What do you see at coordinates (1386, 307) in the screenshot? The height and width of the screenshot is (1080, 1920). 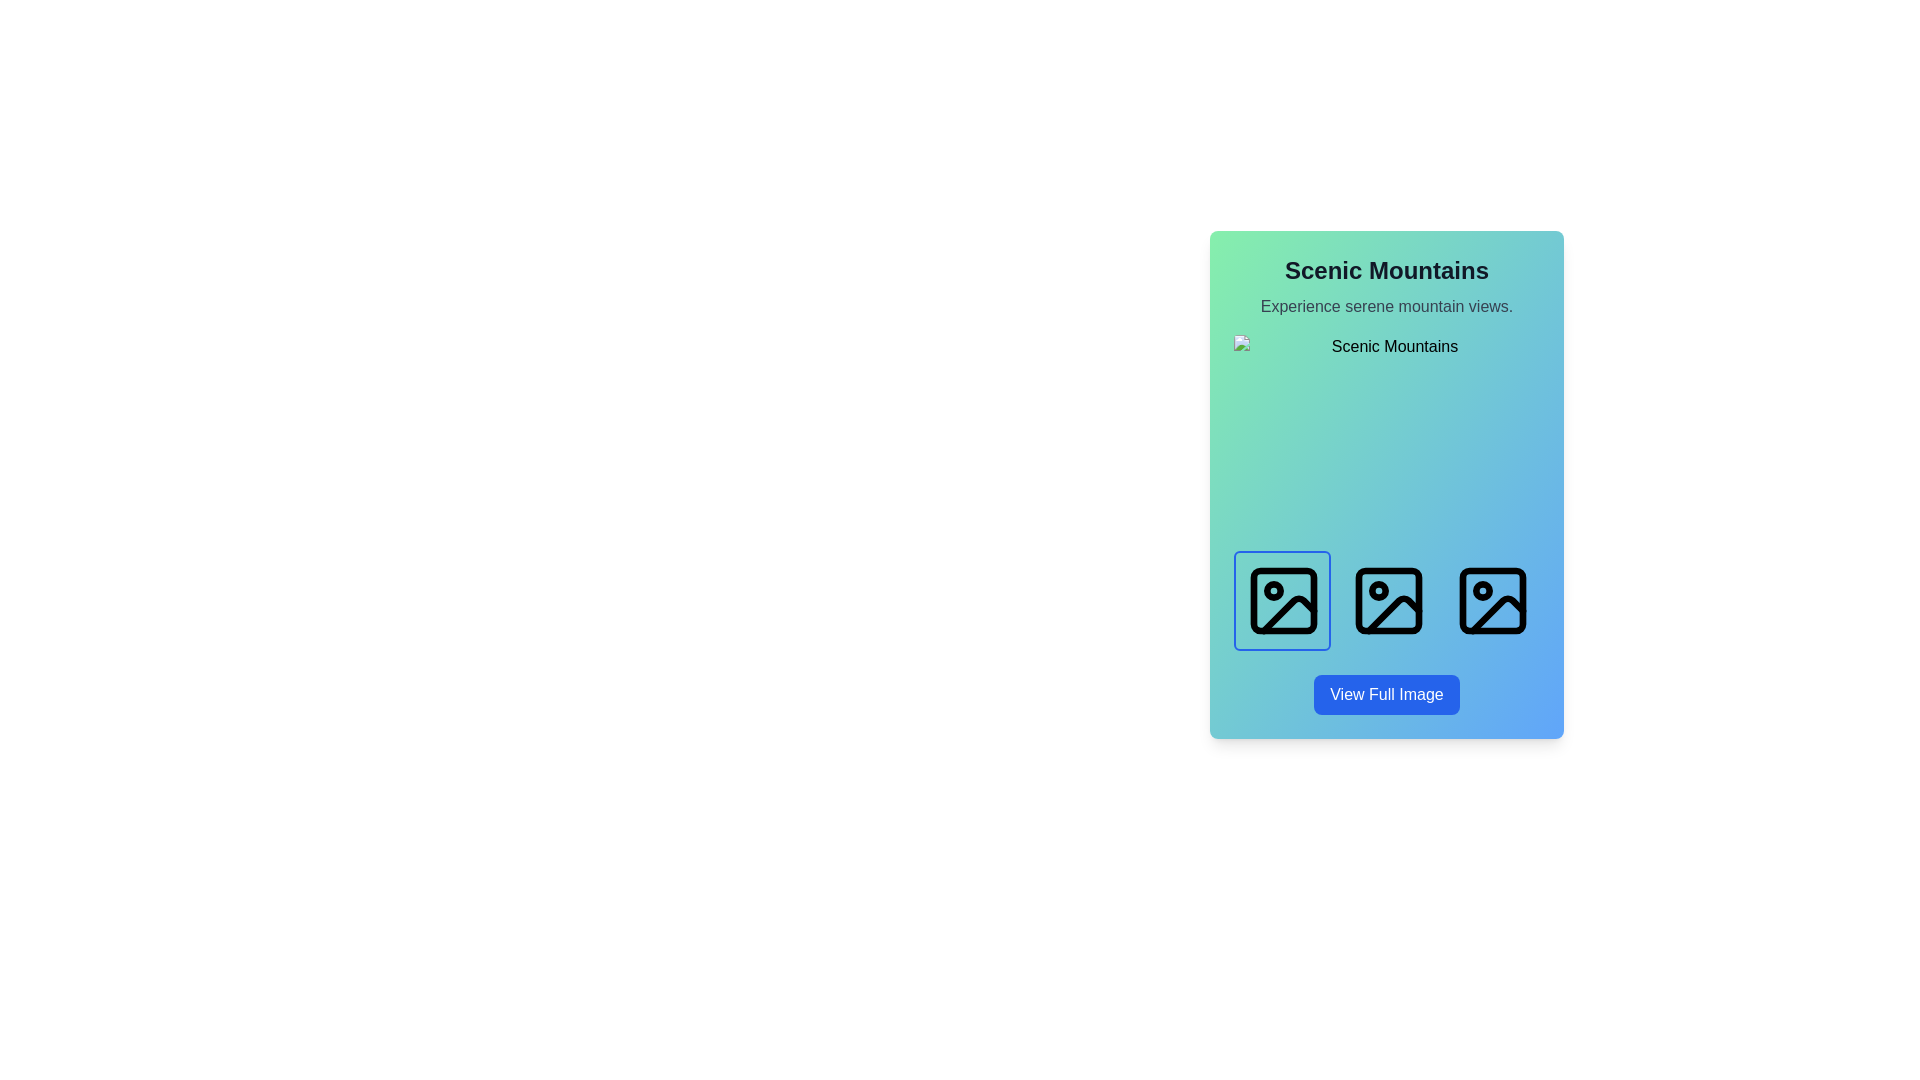 I see `the static text displaying 'Experience serene mountain views.' which is styled in muted gray and located below the heading 'Scenic Mountains'` at bounding box center [1386, 307].